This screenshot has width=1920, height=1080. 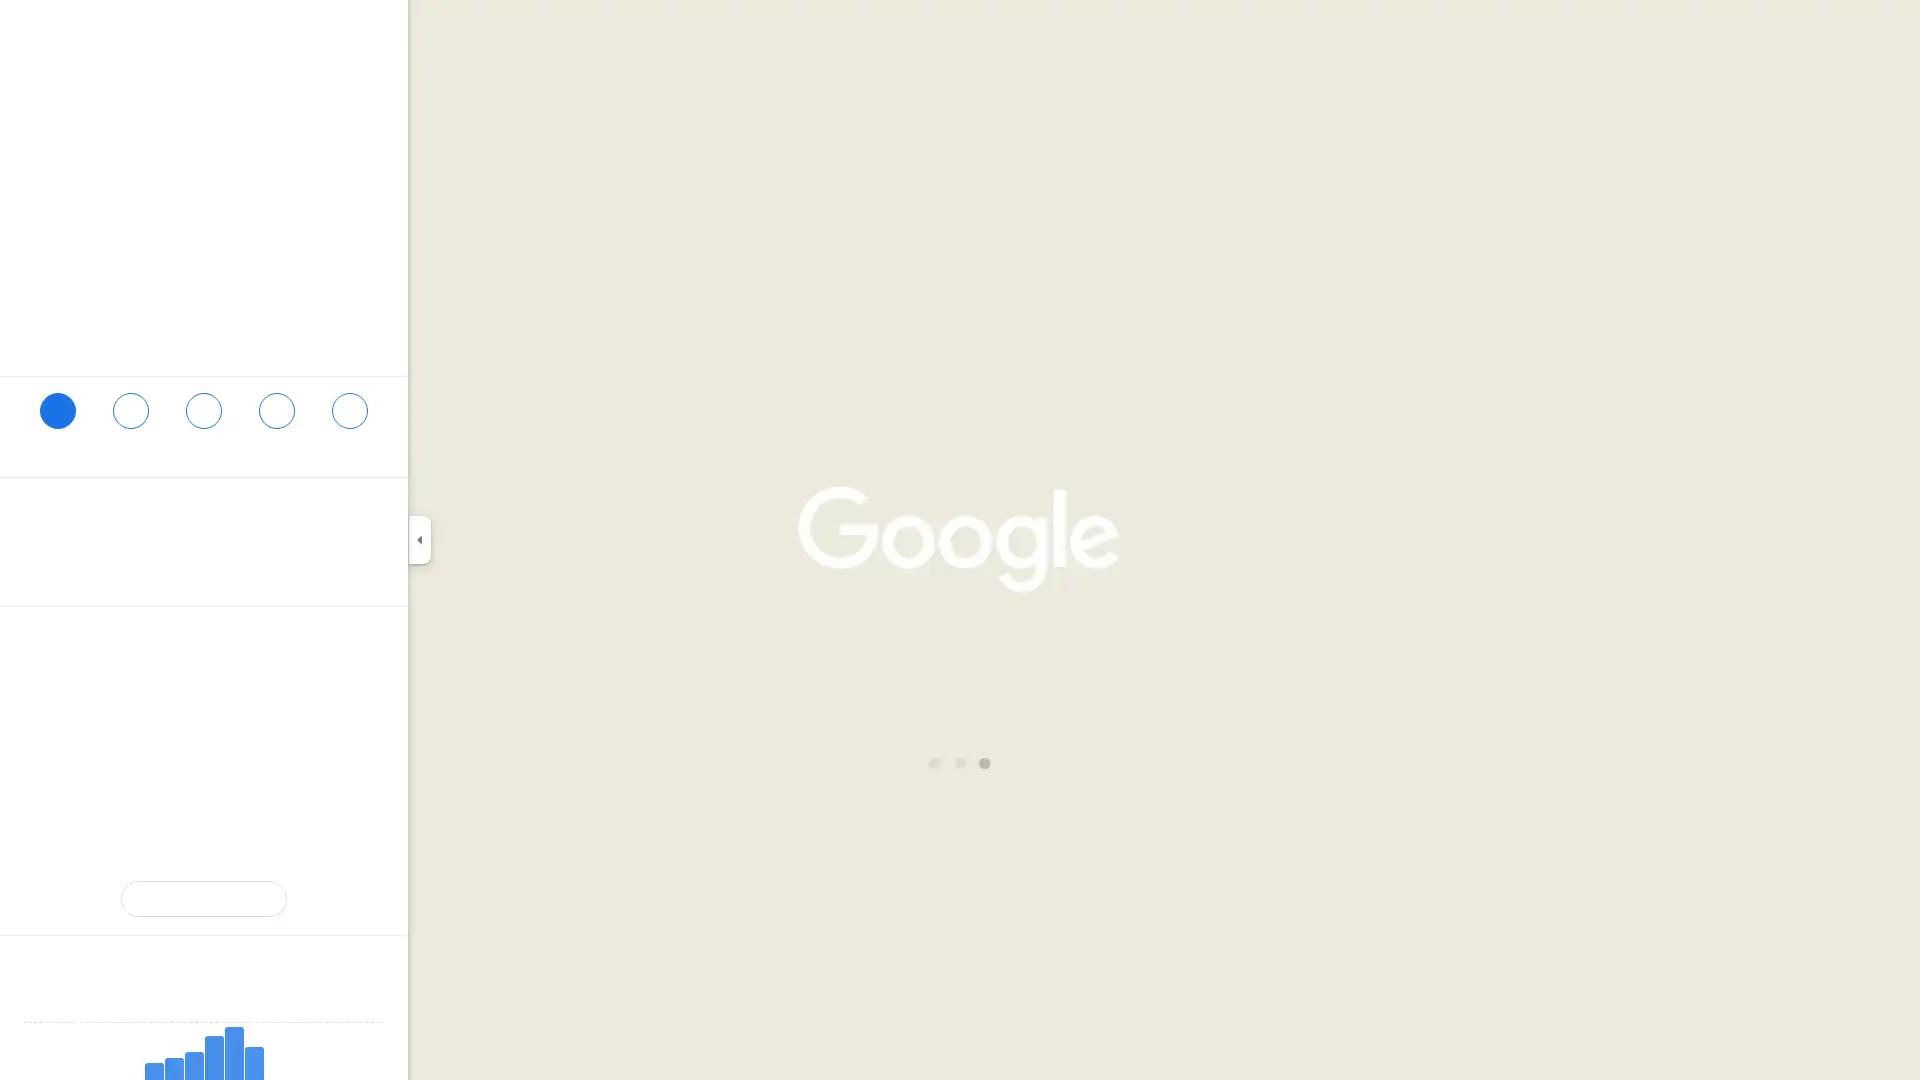 What do you see at coordinates (129, 418) in the screenshot?
I see `Save Every Thing Goes Book Cafe and Neighborhood Stage in your lists` at bounding box center [129, 418].